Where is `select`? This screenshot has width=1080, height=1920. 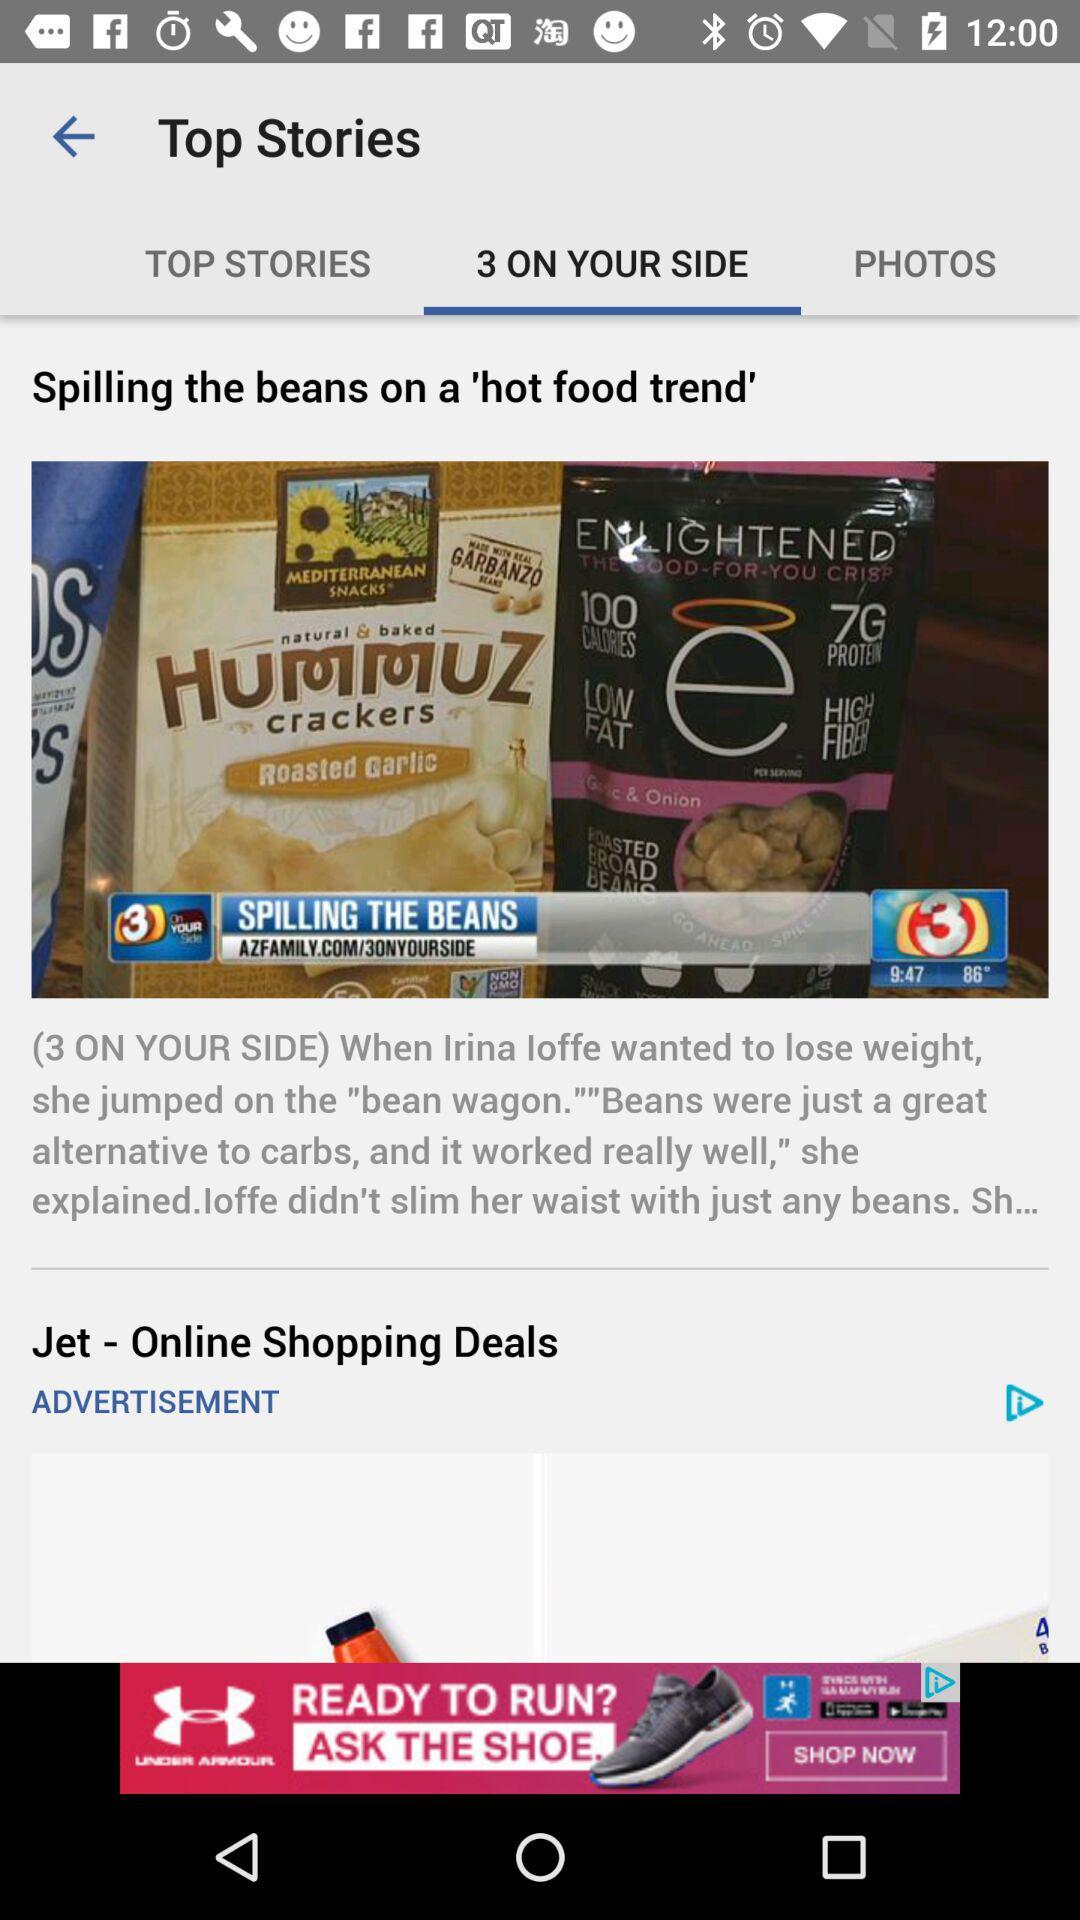
select is located at coordinates (540, 1727).